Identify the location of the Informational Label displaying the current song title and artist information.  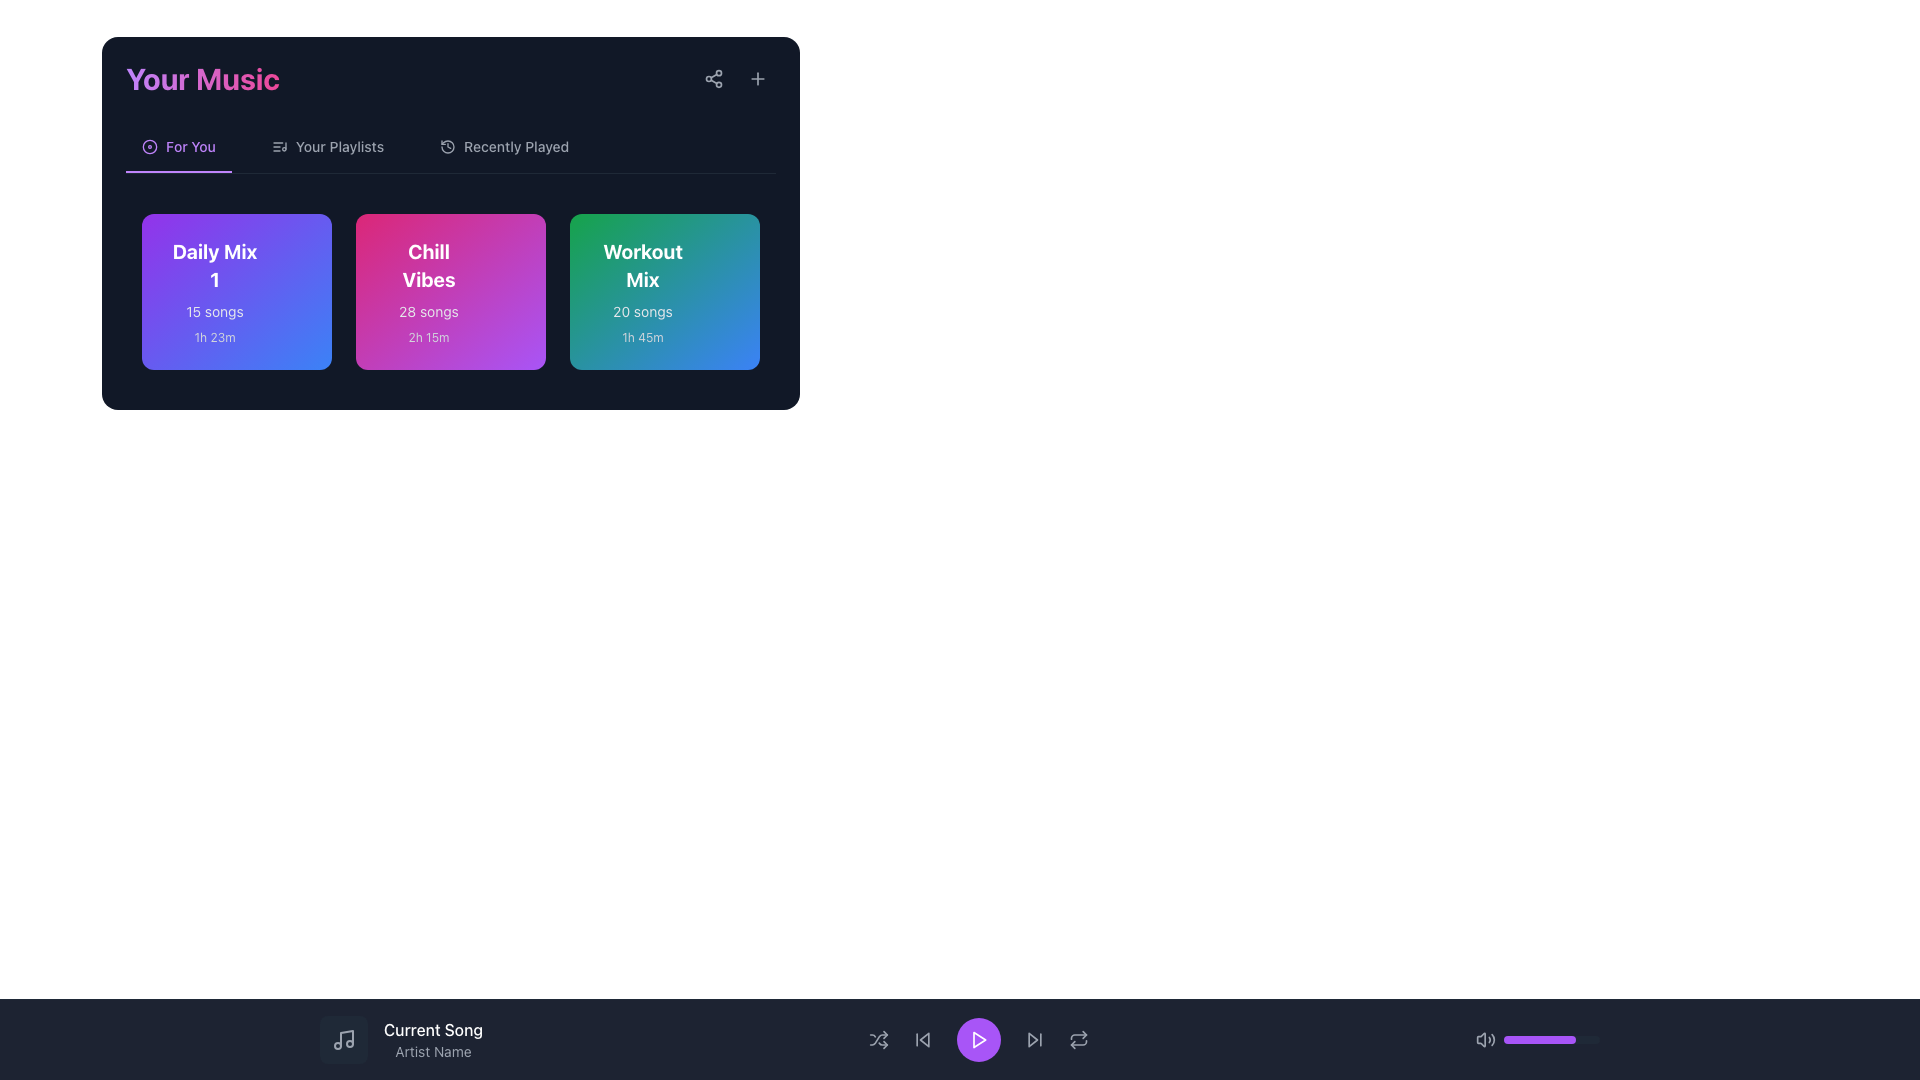
(400, 1039).